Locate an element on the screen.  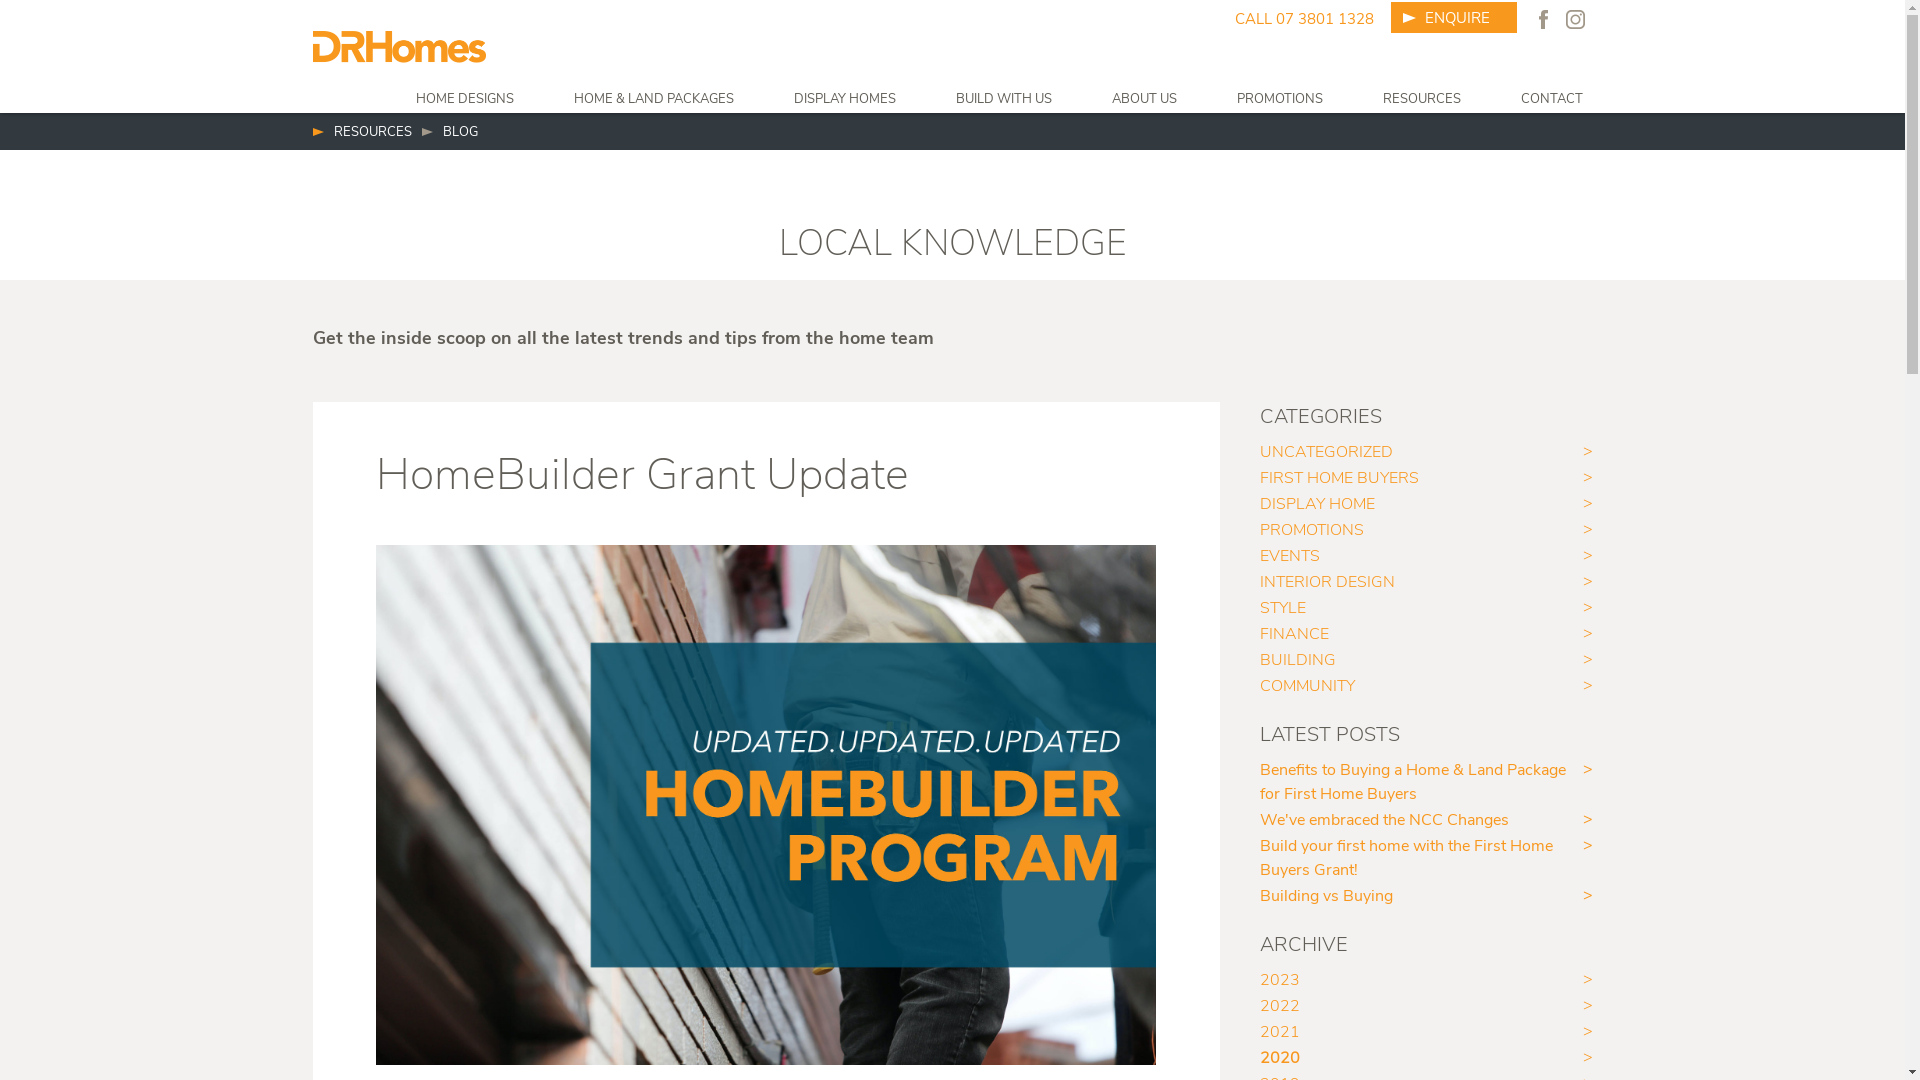
'DISPLAY HOME' is located at coordinates (1424, 503).